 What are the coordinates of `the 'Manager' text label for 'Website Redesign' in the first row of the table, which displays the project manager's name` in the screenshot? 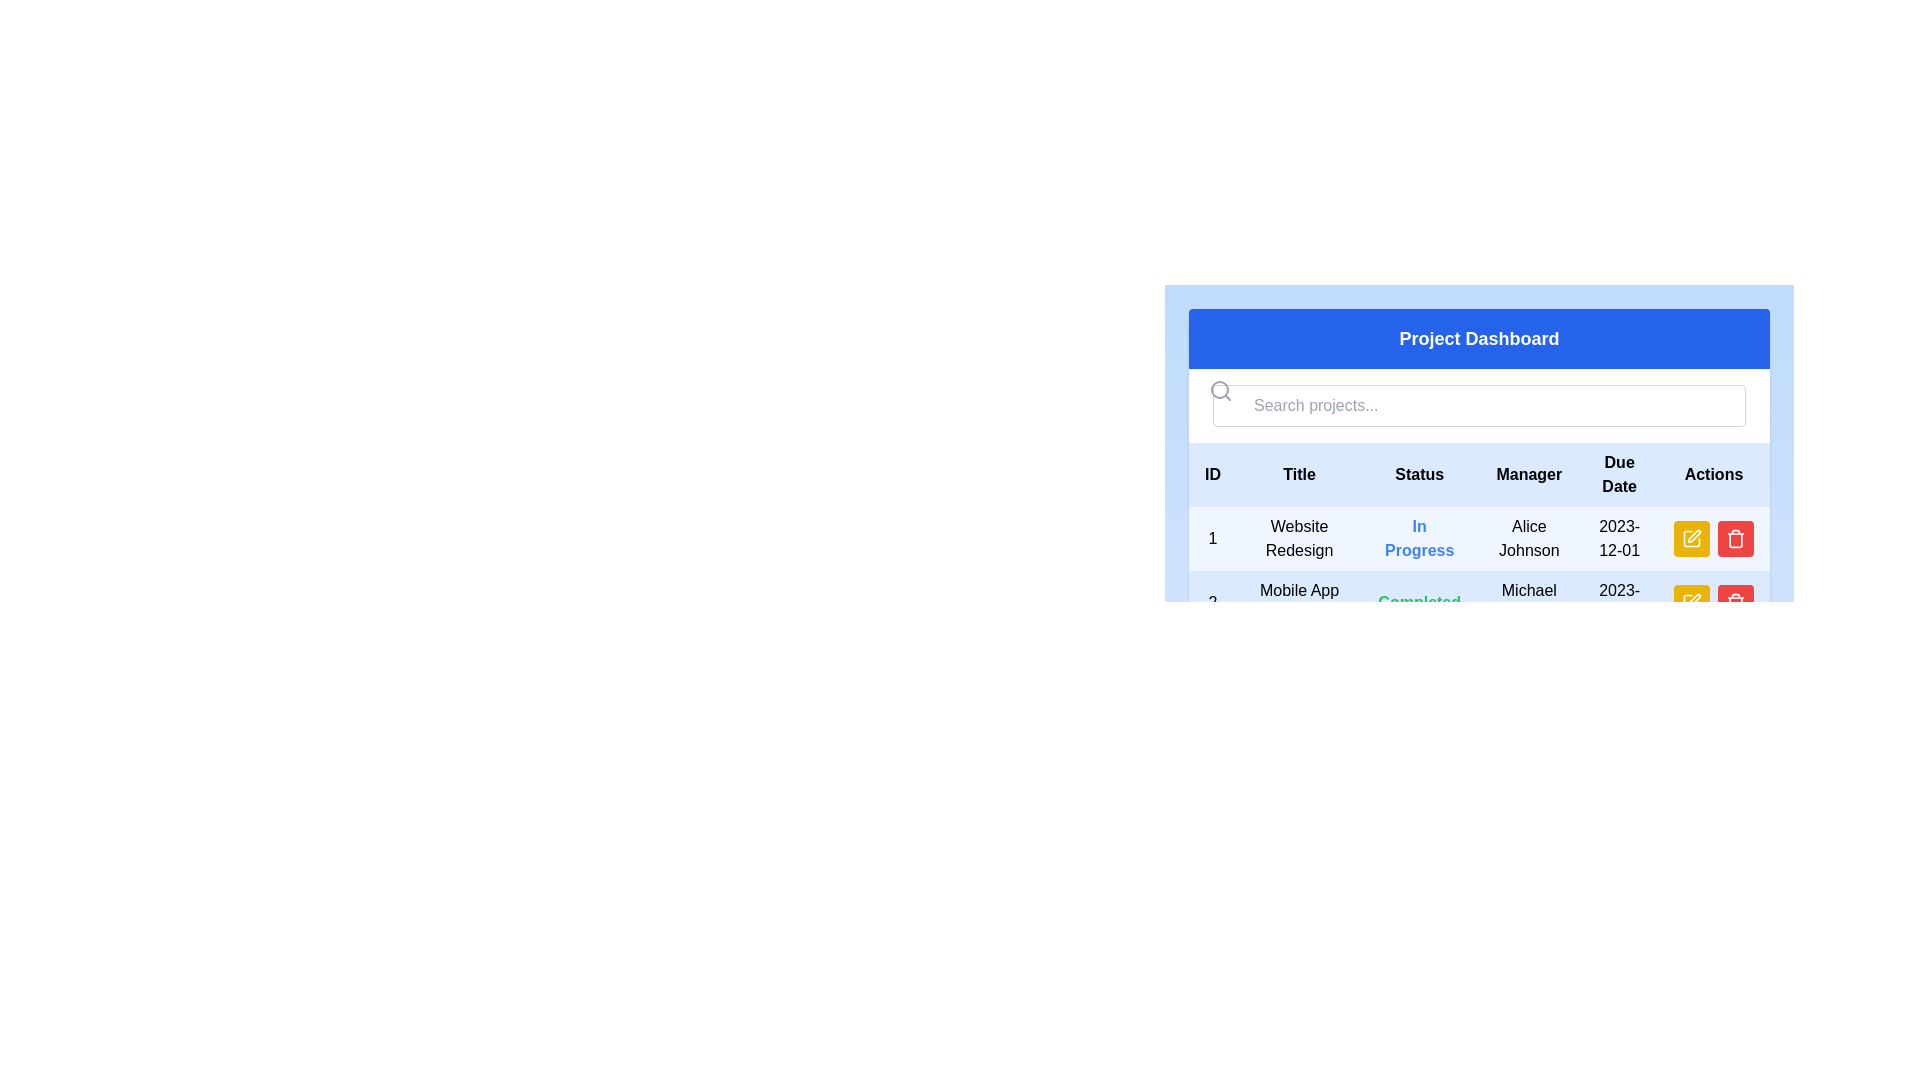 It's located at (1528, 538).